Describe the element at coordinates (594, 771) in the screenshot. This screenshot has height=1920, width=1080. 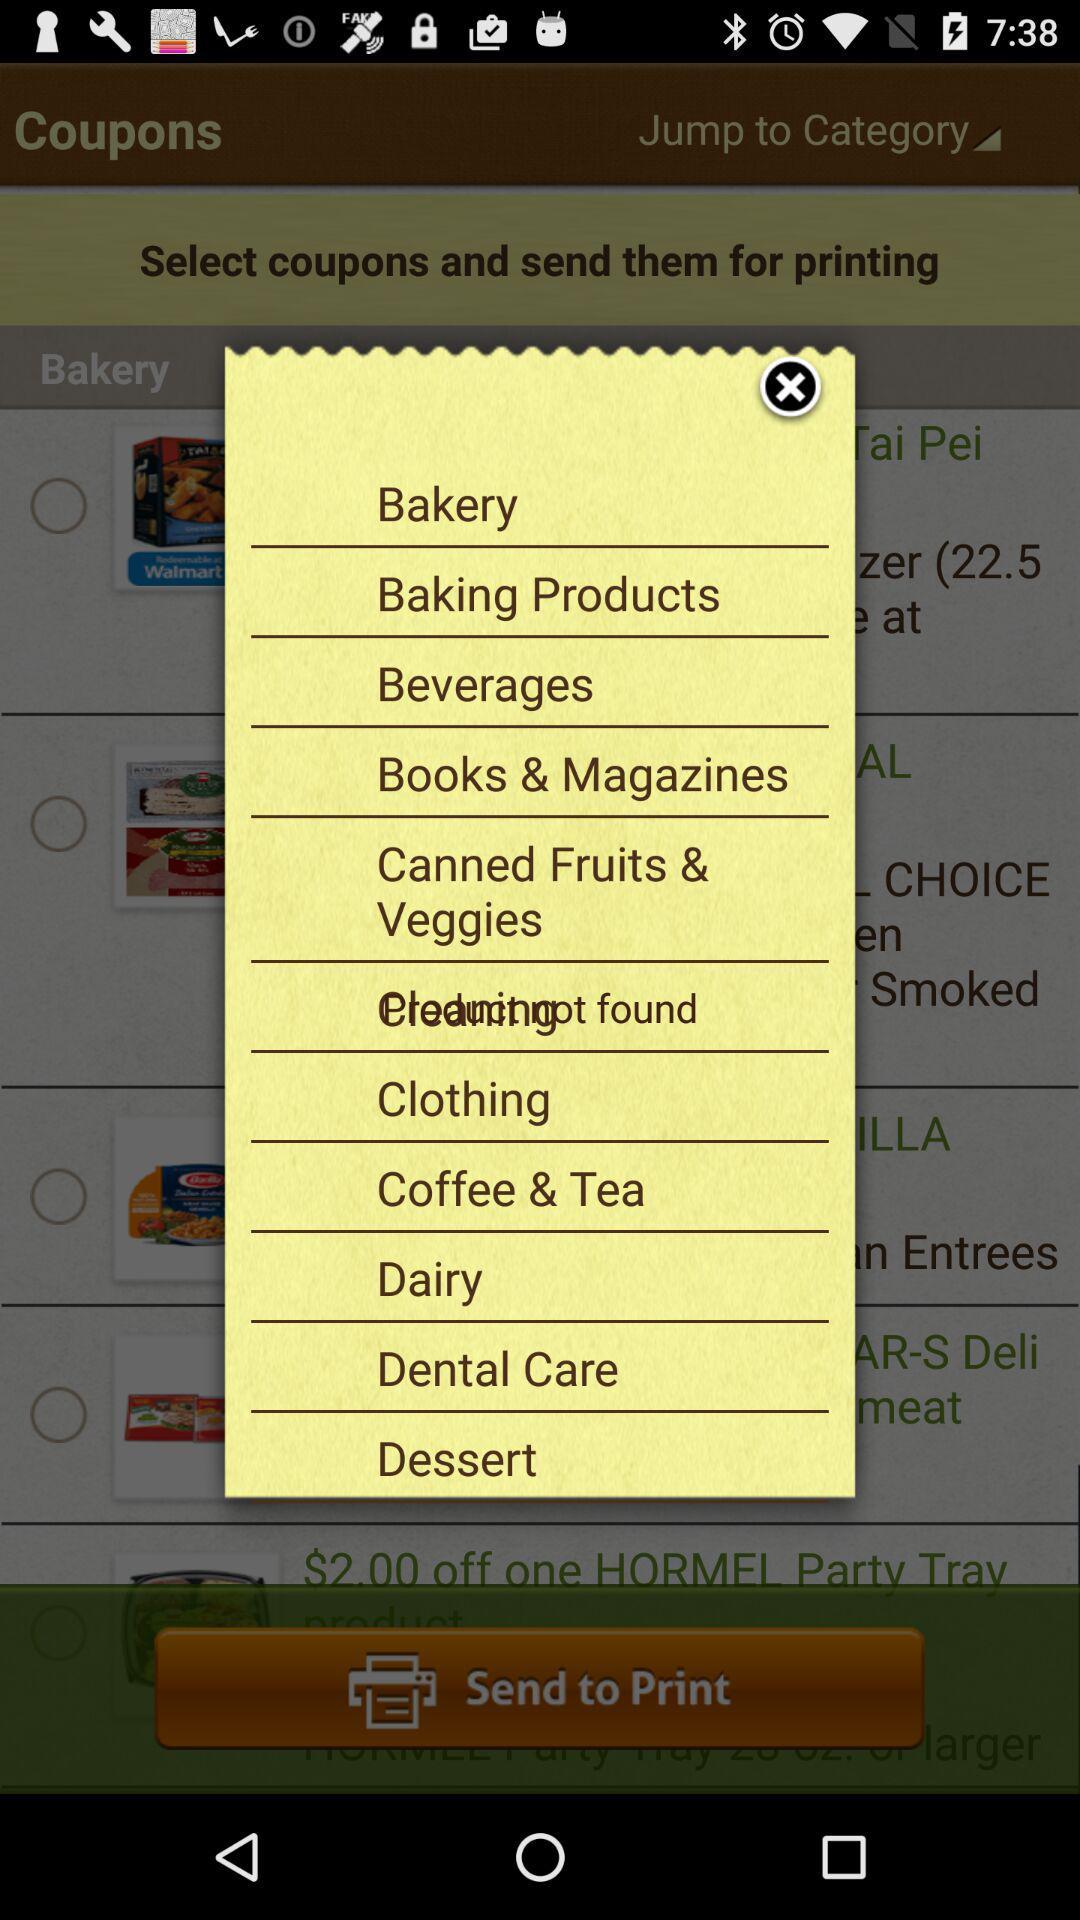
I see `books & magazines item` at that location.